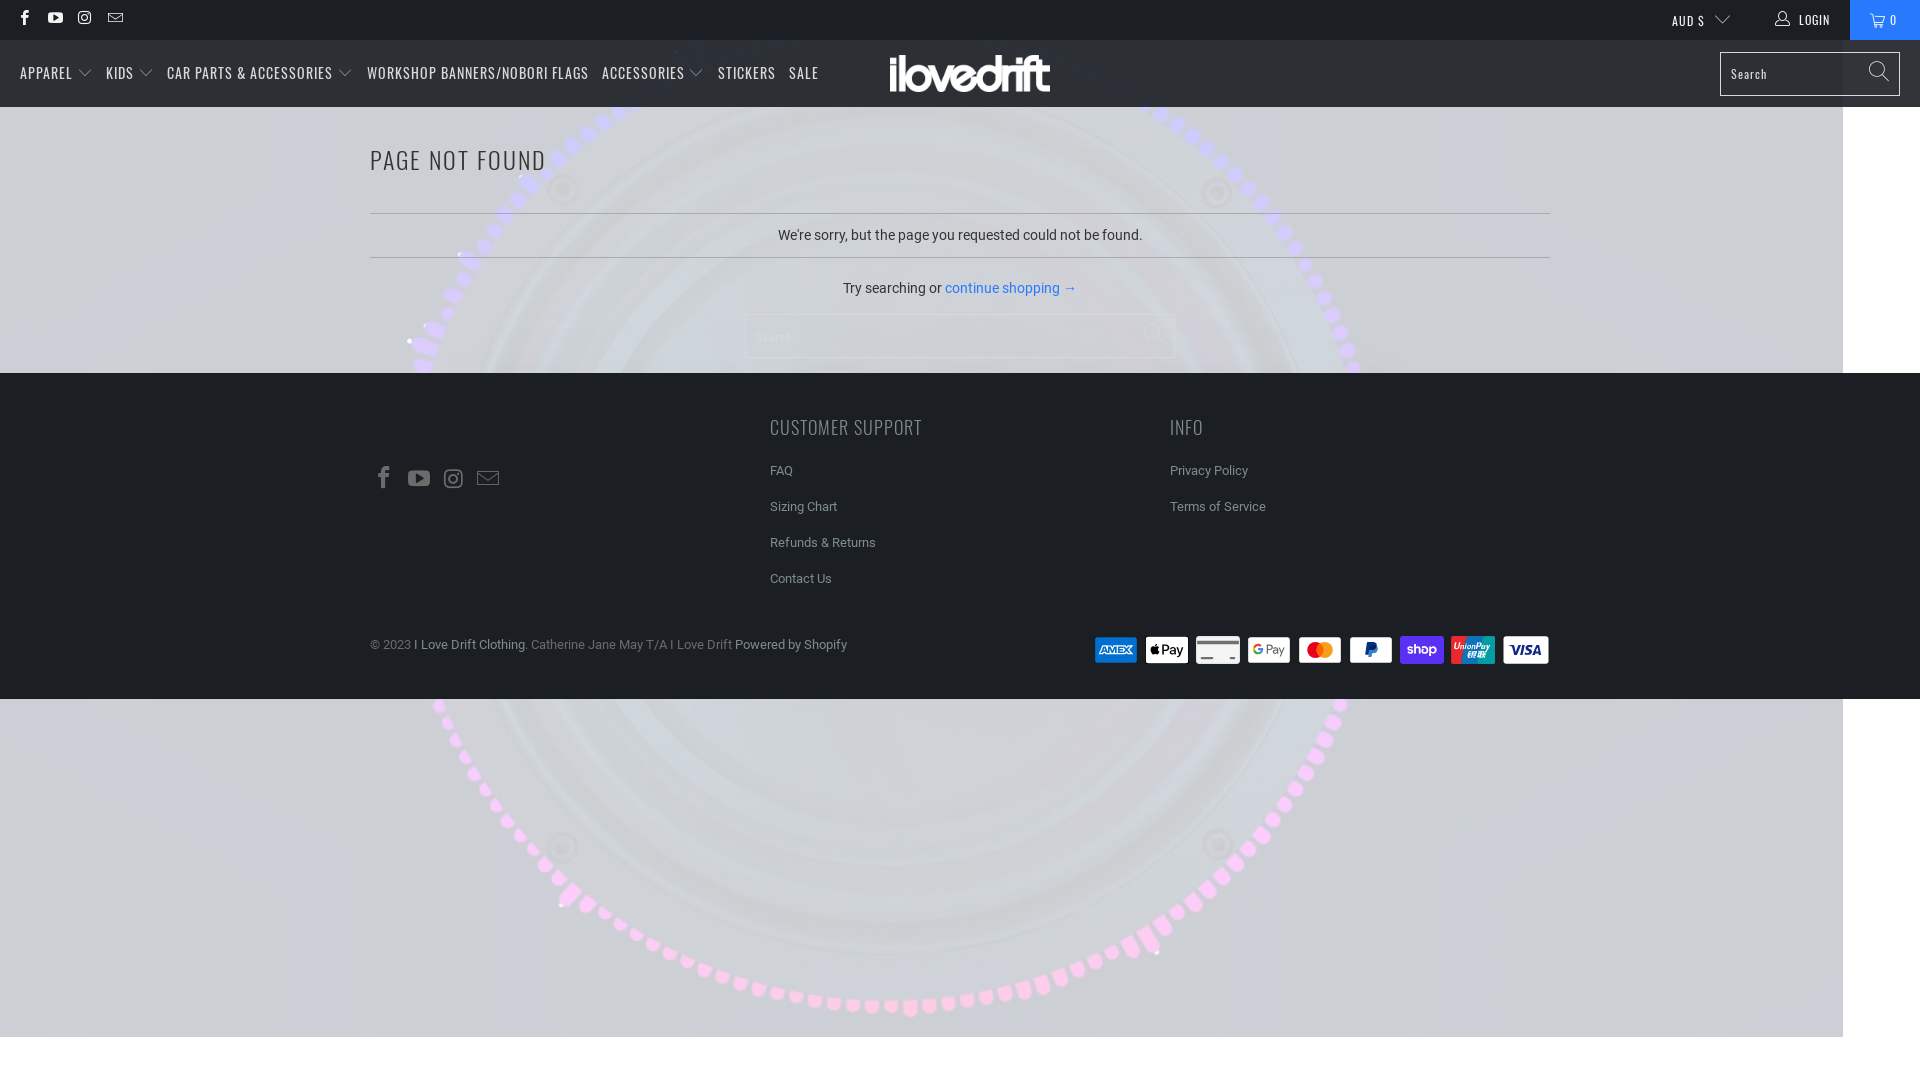 The height and width of the screenshot is (1080, 1920). I want to click on 'WORKSHOP BANNERS/NOBORI FLAGS', so click(477, 72).